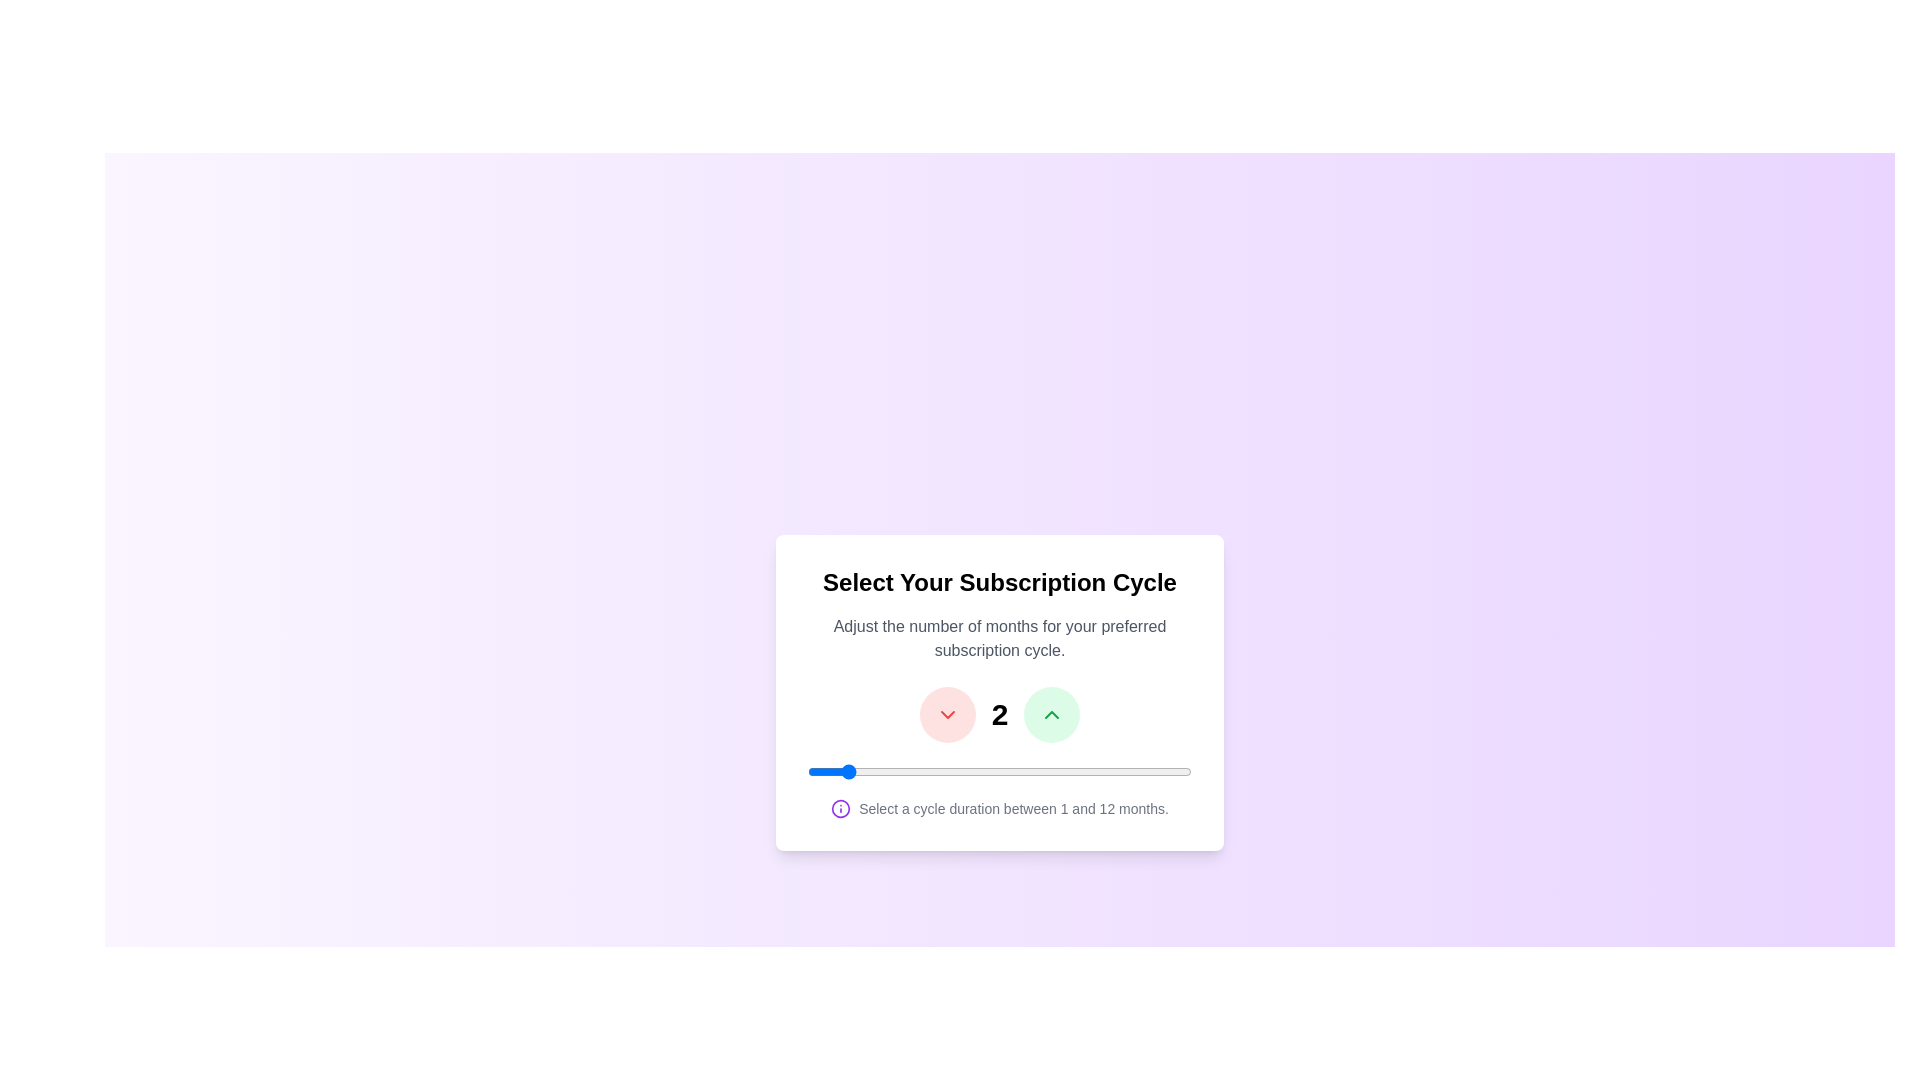  I want to click on the circular green button with an upward-pointing chevron icon to increment the count, so click(1051, 713).